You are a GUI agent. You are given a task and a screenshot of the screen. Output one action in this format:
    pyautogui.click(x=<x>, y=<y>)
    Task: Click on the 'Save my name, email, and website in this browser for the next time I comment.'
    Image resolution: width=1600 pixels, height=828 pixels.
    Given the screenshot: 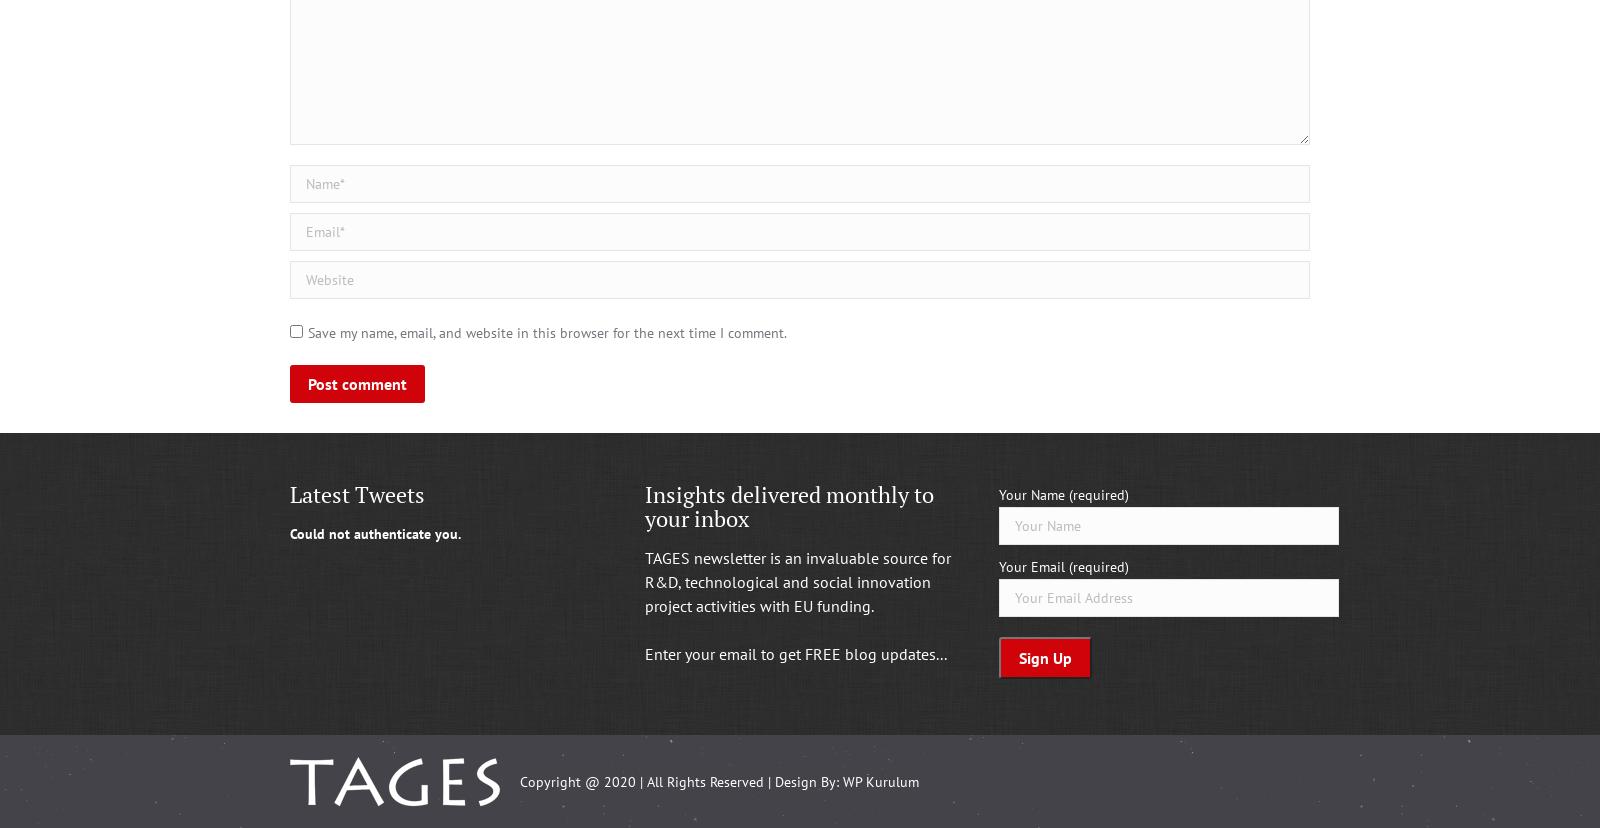 What is the action you would take?
    pyautogui.click(x=546, y=332)
    